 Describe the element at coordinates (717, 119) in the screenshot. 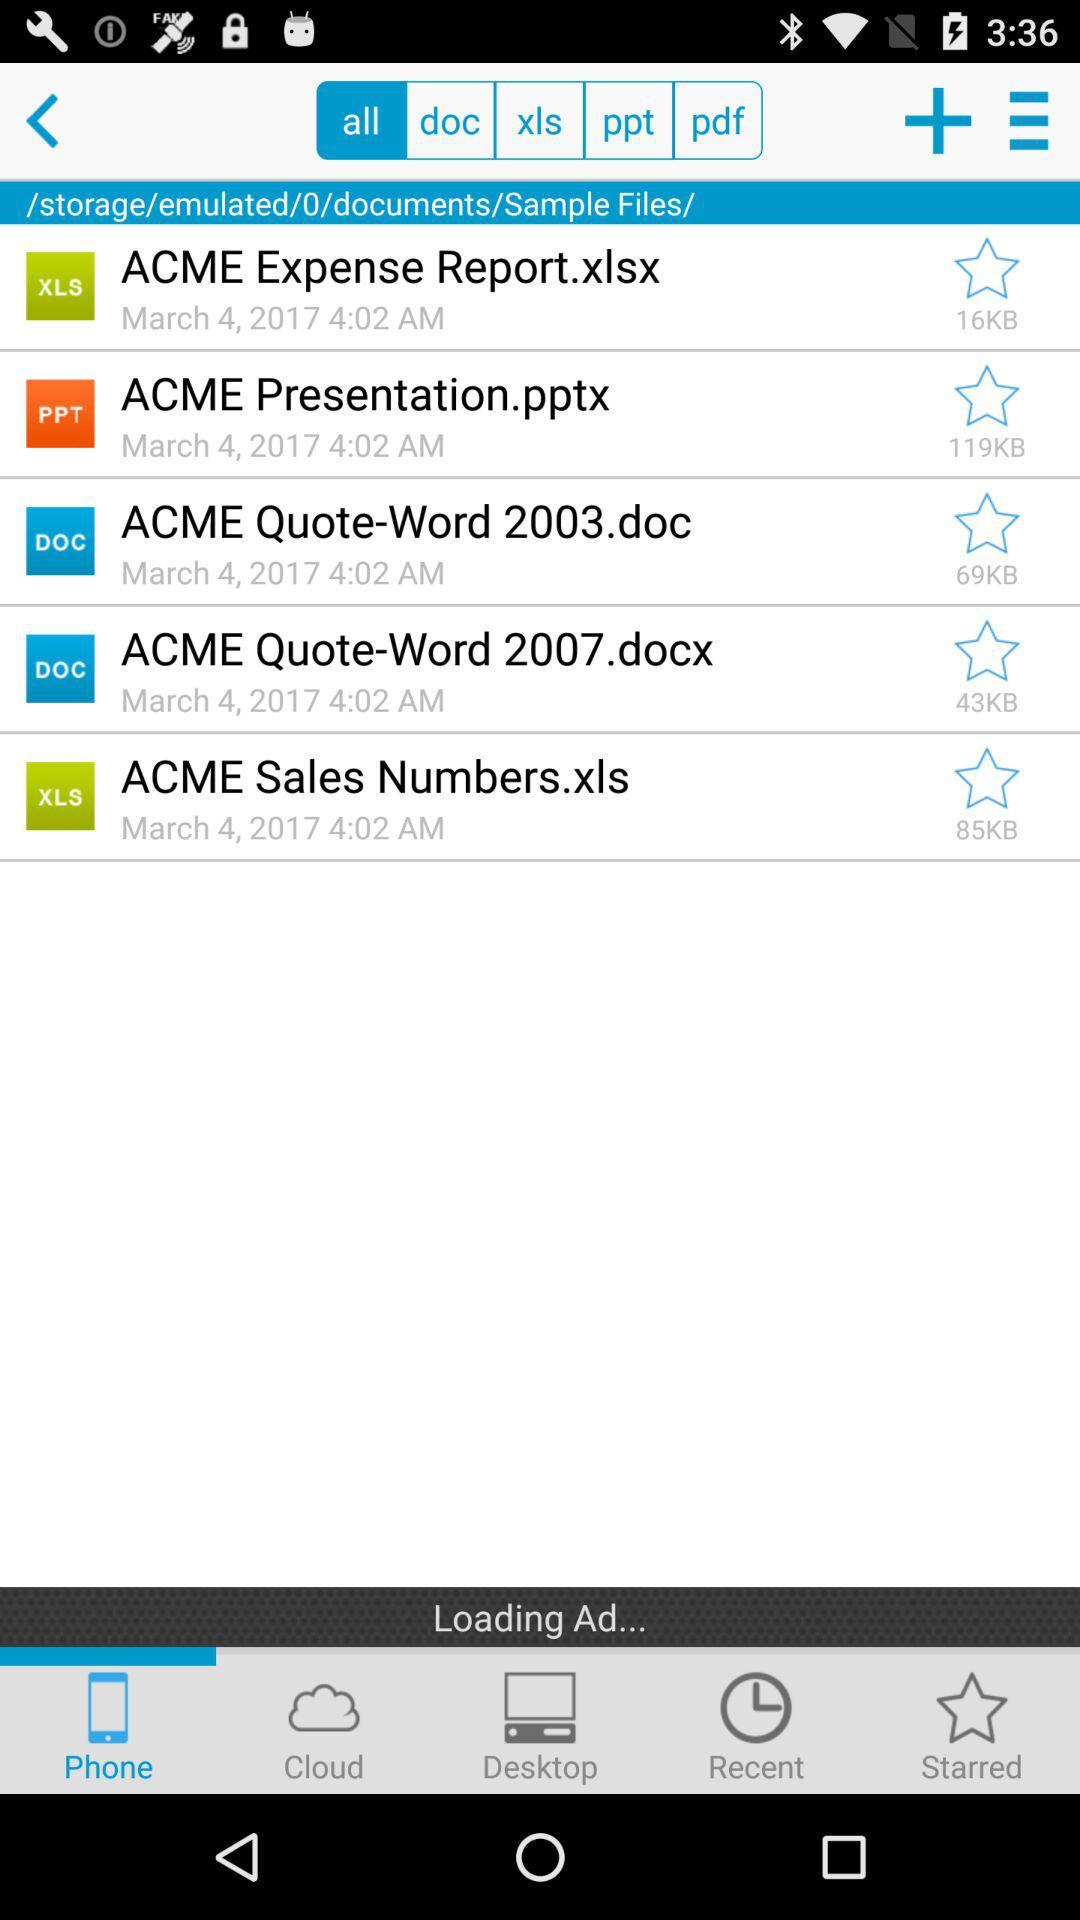

I see `item to the right of the ppt` at that location.